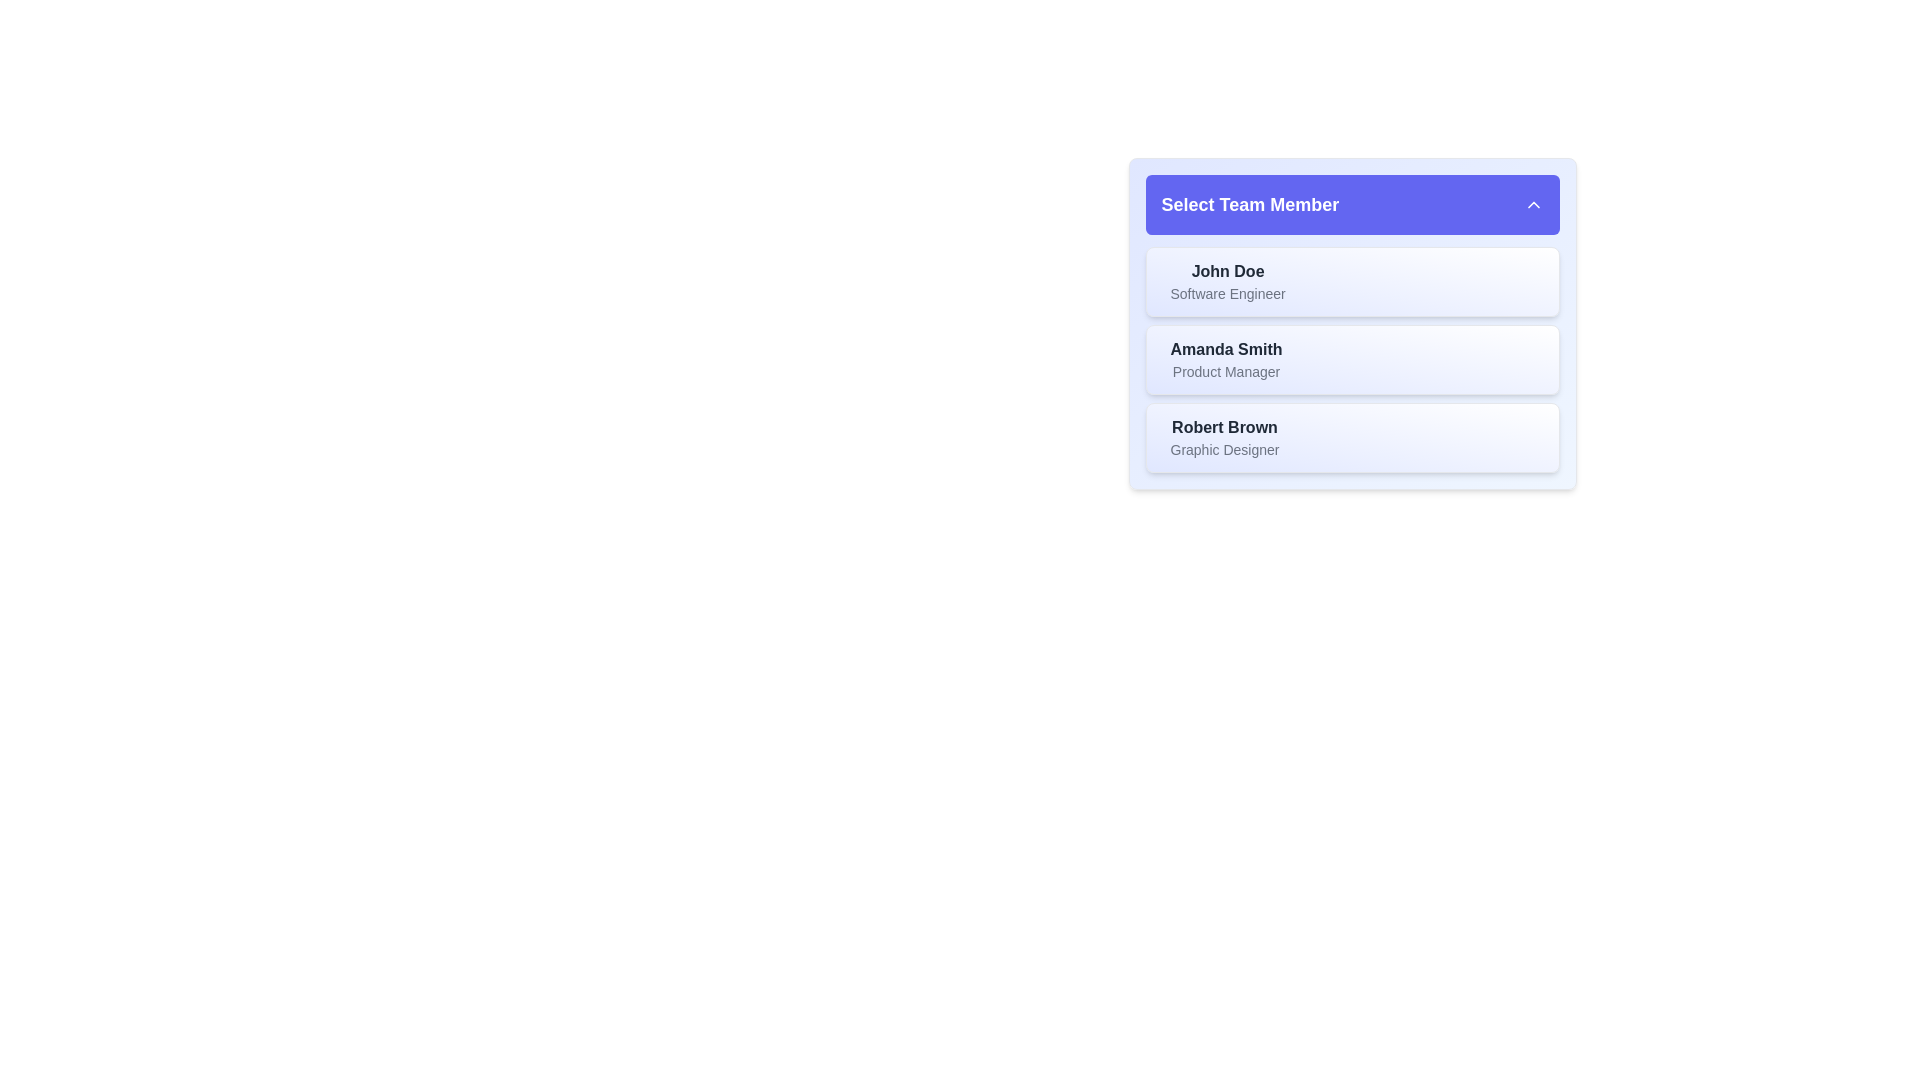 The width and height of the screenshot is (1920, 1080). What do you see at coordinates (1225, 349) in the screenshot?
I see `the text label displaying the name 'Amanda Smith'` at bounding box center [1225, 349].